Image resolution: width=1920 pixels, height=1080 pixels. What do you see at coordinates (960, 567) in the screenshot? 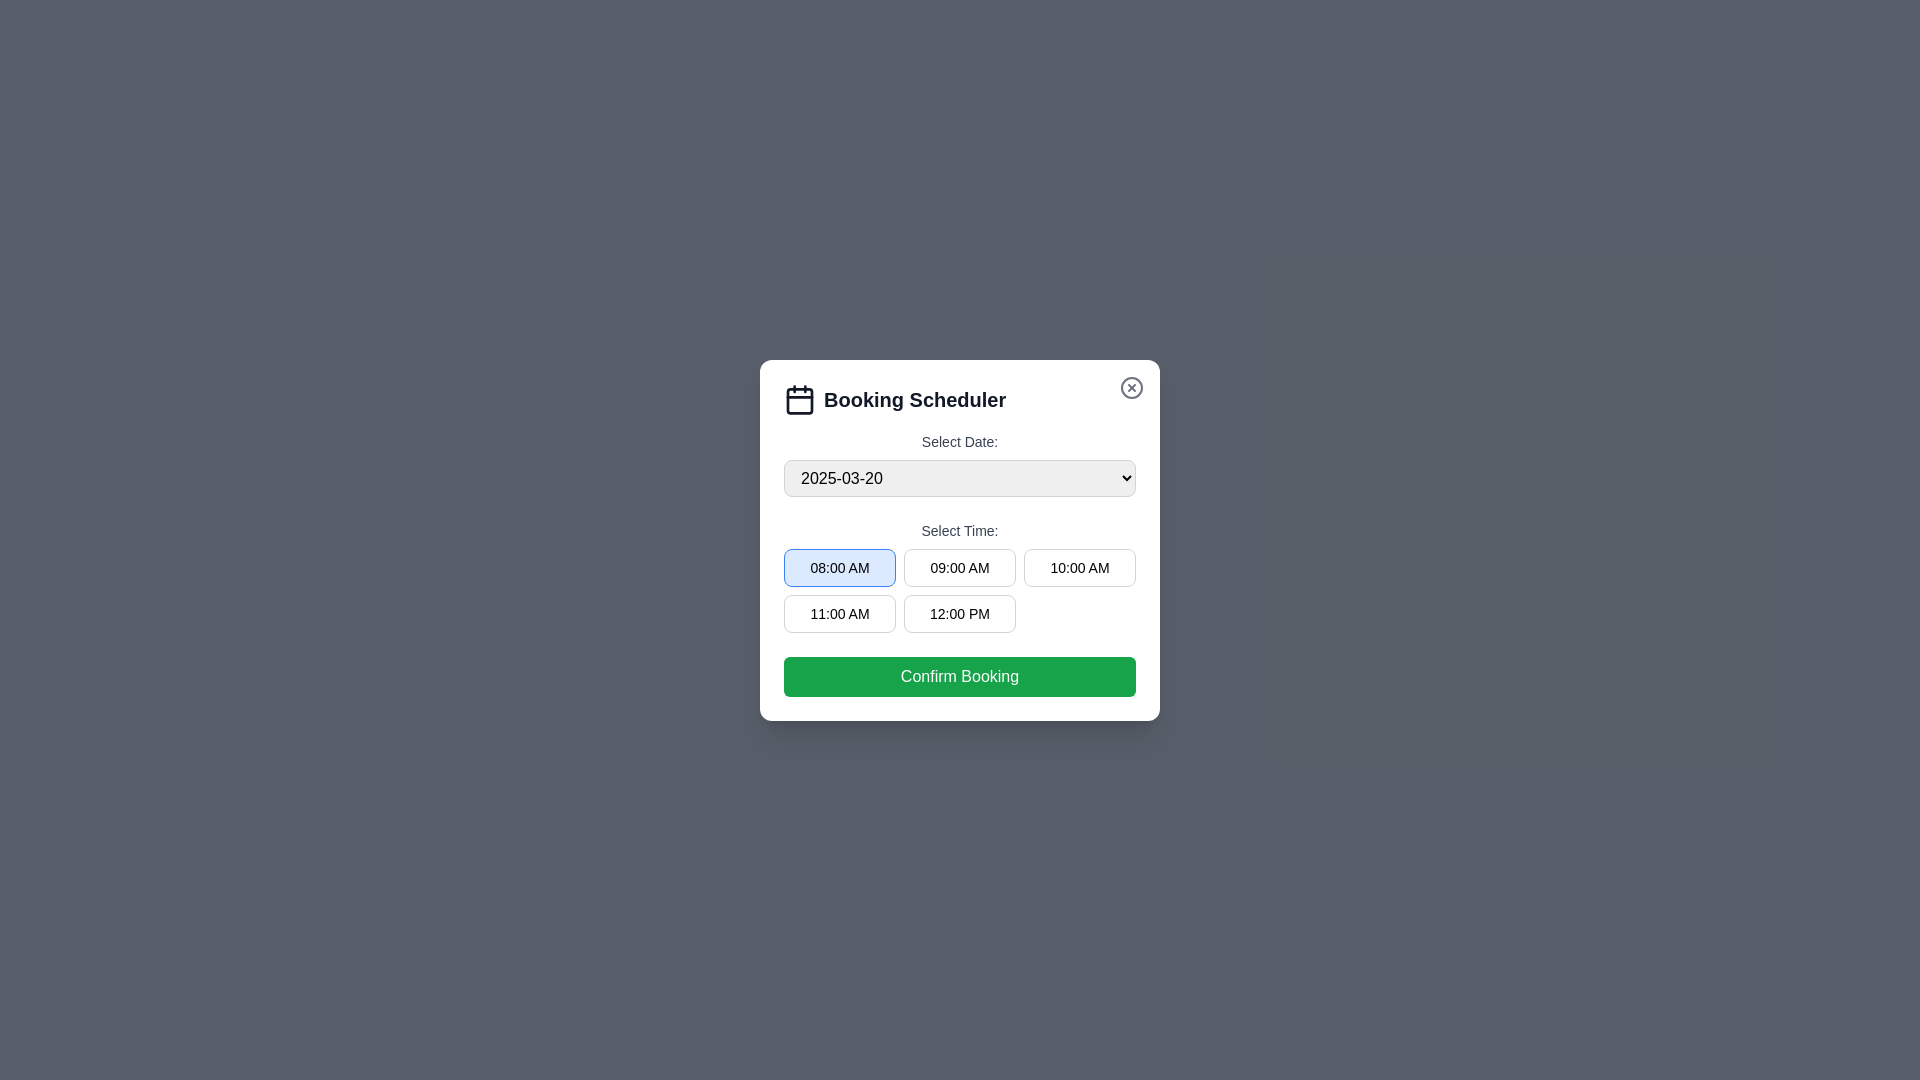
I see `the '09:00 AM' button, which is a rectangular button with a white background and black text` at bounding box center [960, 567].